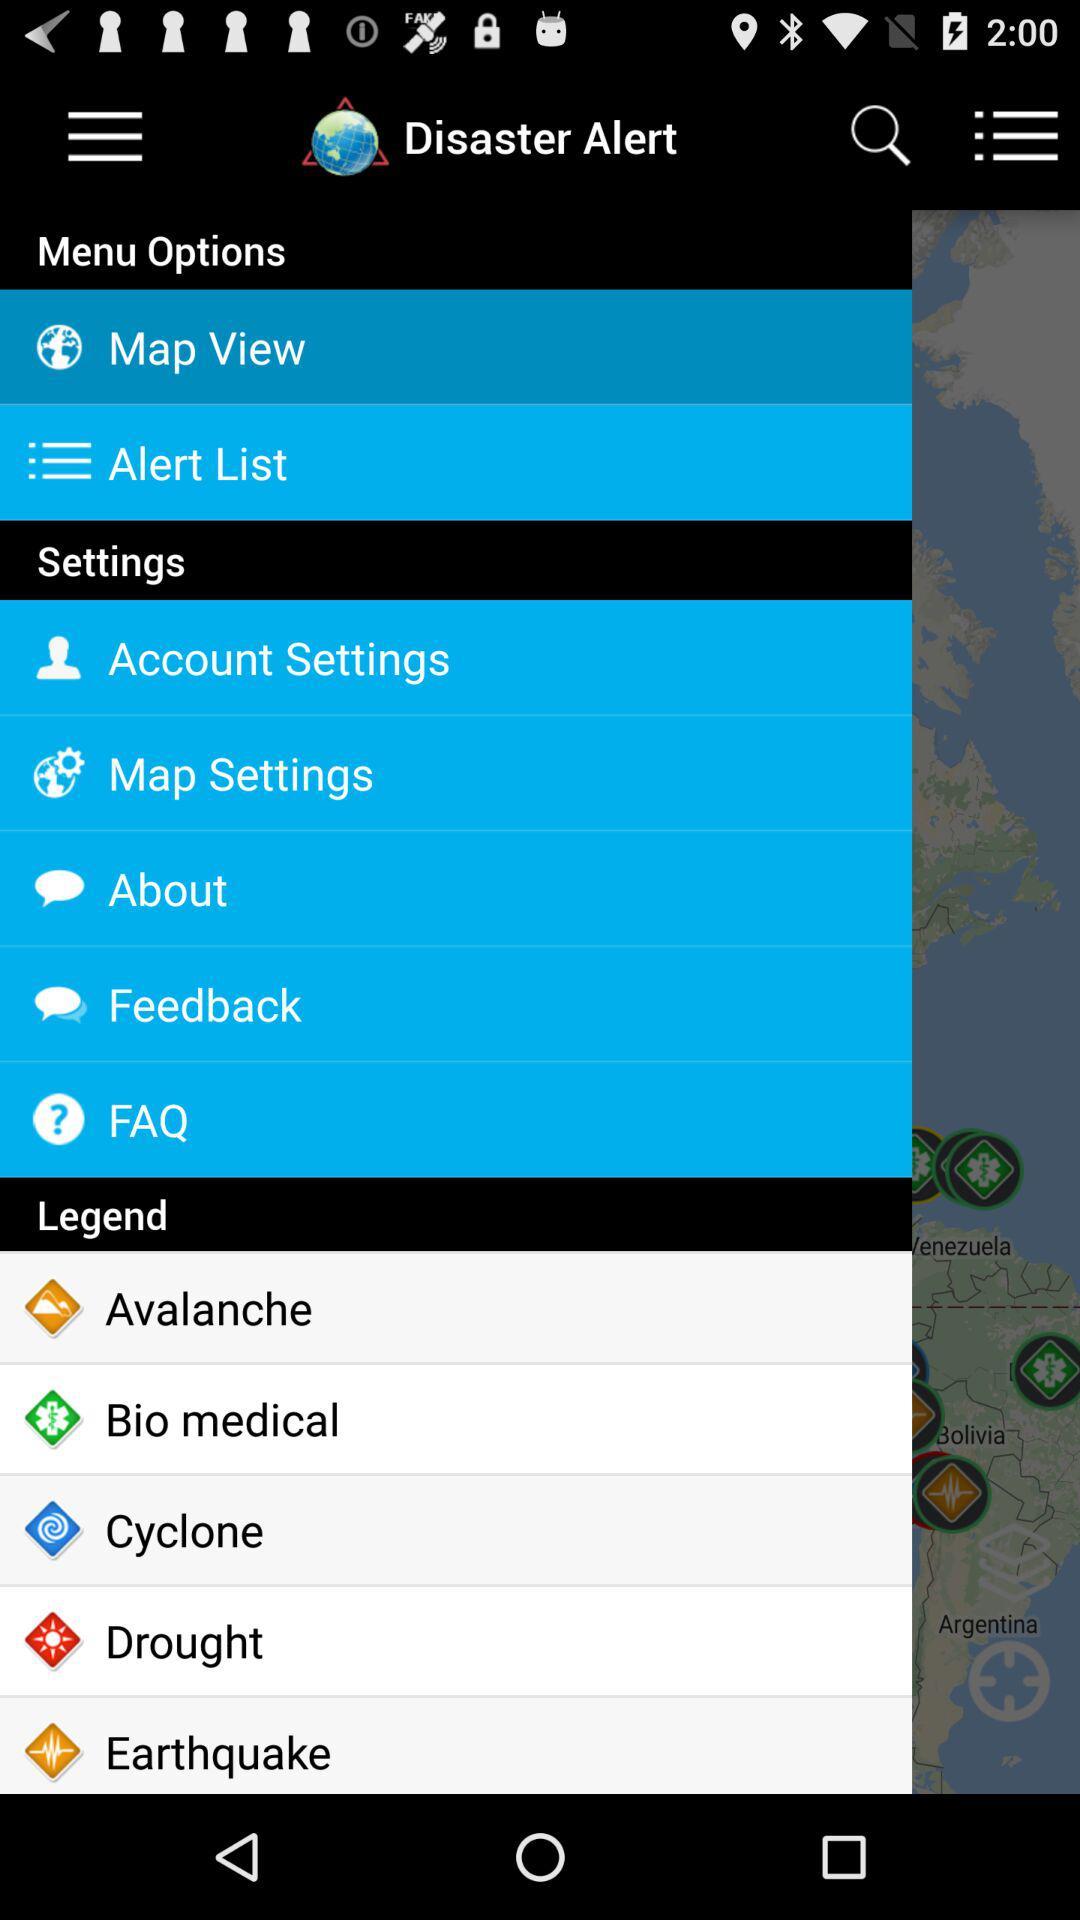  Describe the element at coordinates (1009, 1827) in the screenshot. I see `the location_crosshair icon` at that location.